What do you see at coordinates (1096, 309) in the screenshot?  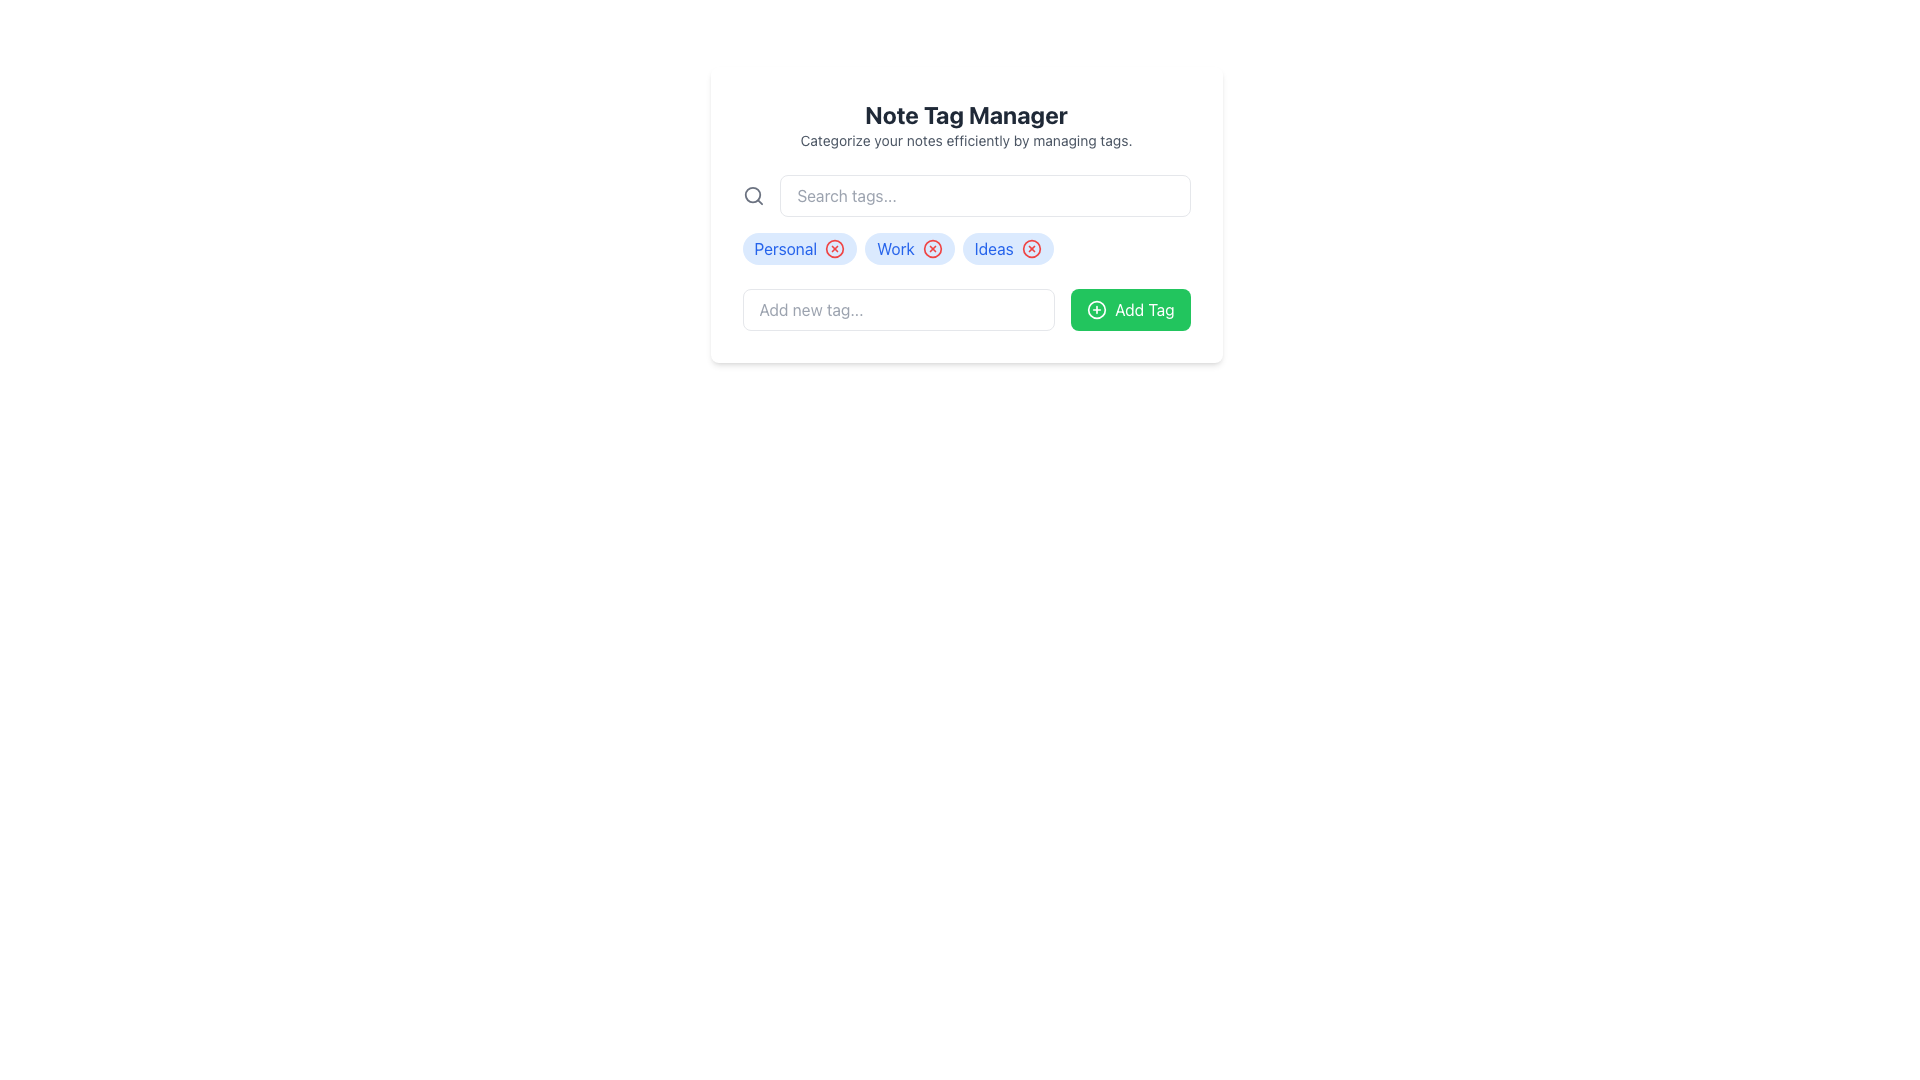 I see `the circular 'Add Tag' icon, which is a green button with a plus sign in the center, located at the bottom-right section of the card layout` at bounding box center [1096, 309].